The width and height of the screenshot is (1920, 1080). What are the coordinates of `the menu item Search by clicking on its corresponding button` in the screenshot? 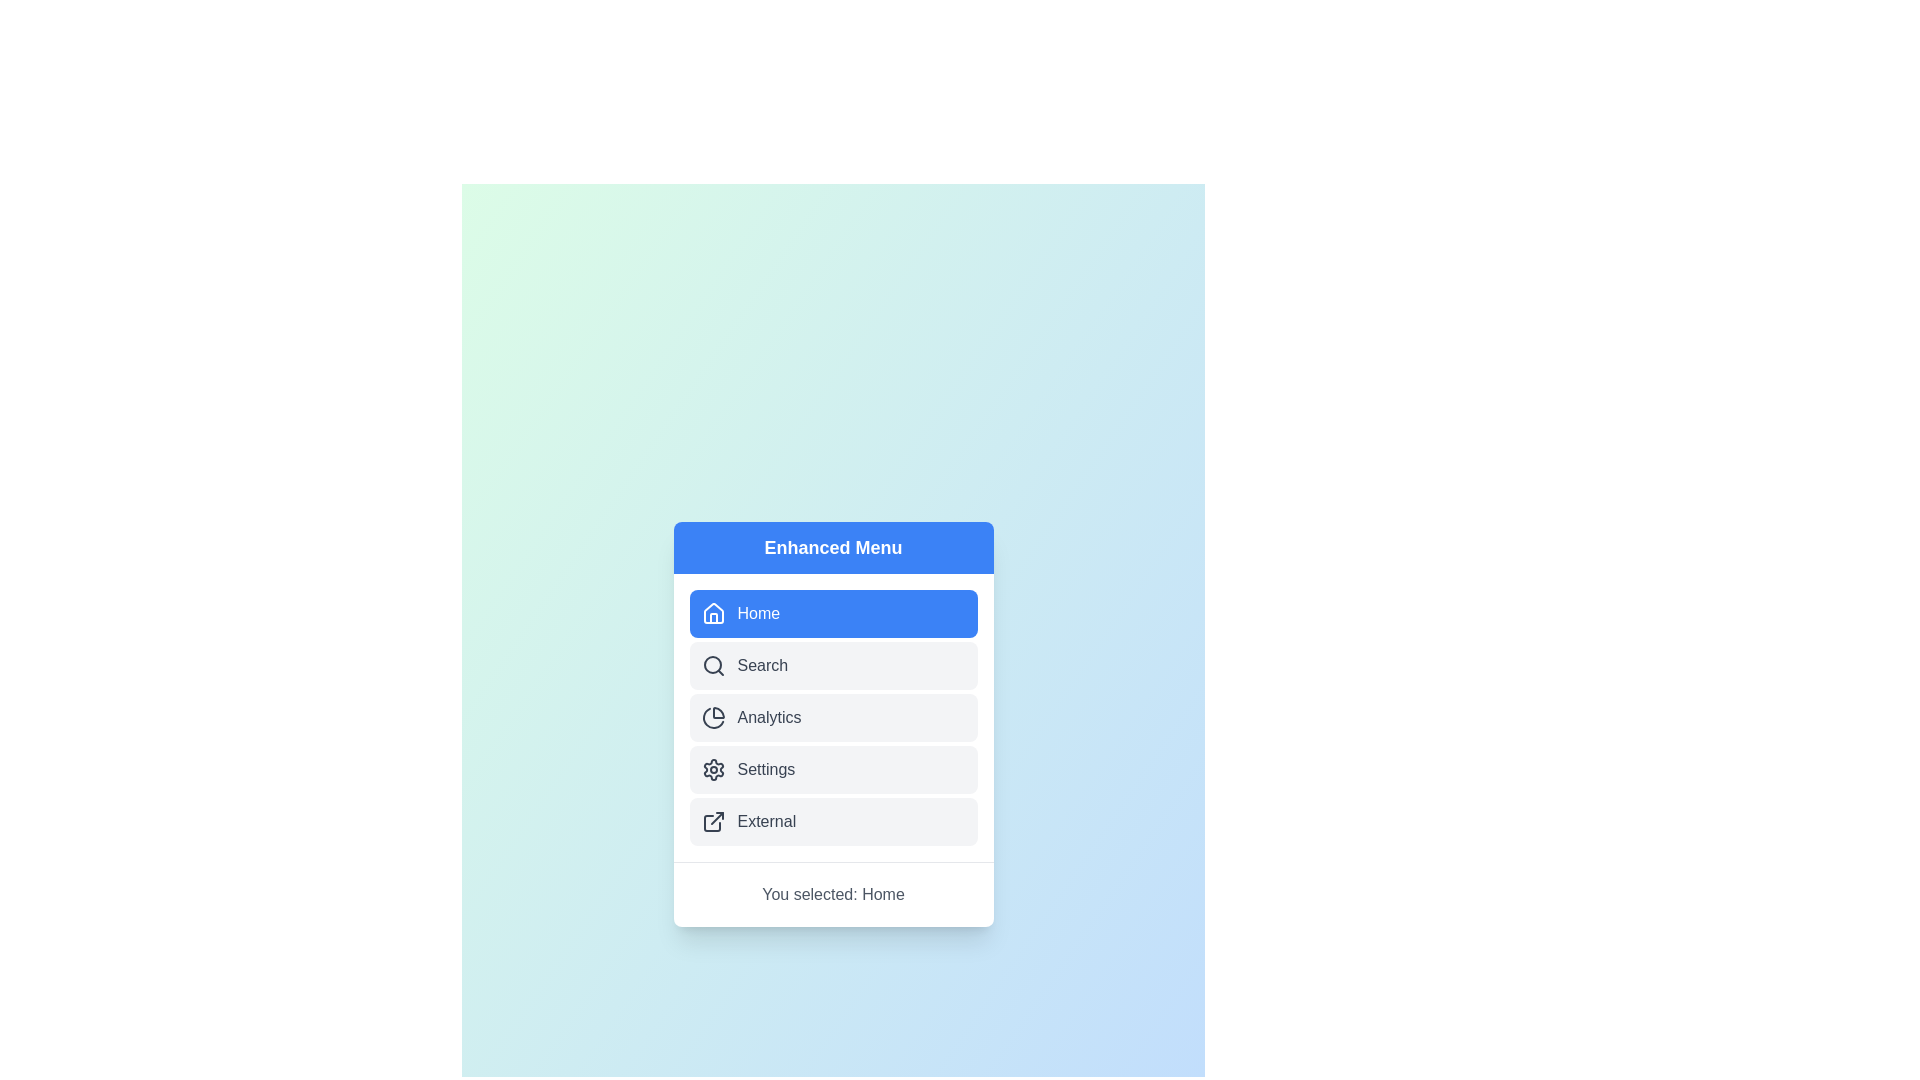 It's located at (833, 665).